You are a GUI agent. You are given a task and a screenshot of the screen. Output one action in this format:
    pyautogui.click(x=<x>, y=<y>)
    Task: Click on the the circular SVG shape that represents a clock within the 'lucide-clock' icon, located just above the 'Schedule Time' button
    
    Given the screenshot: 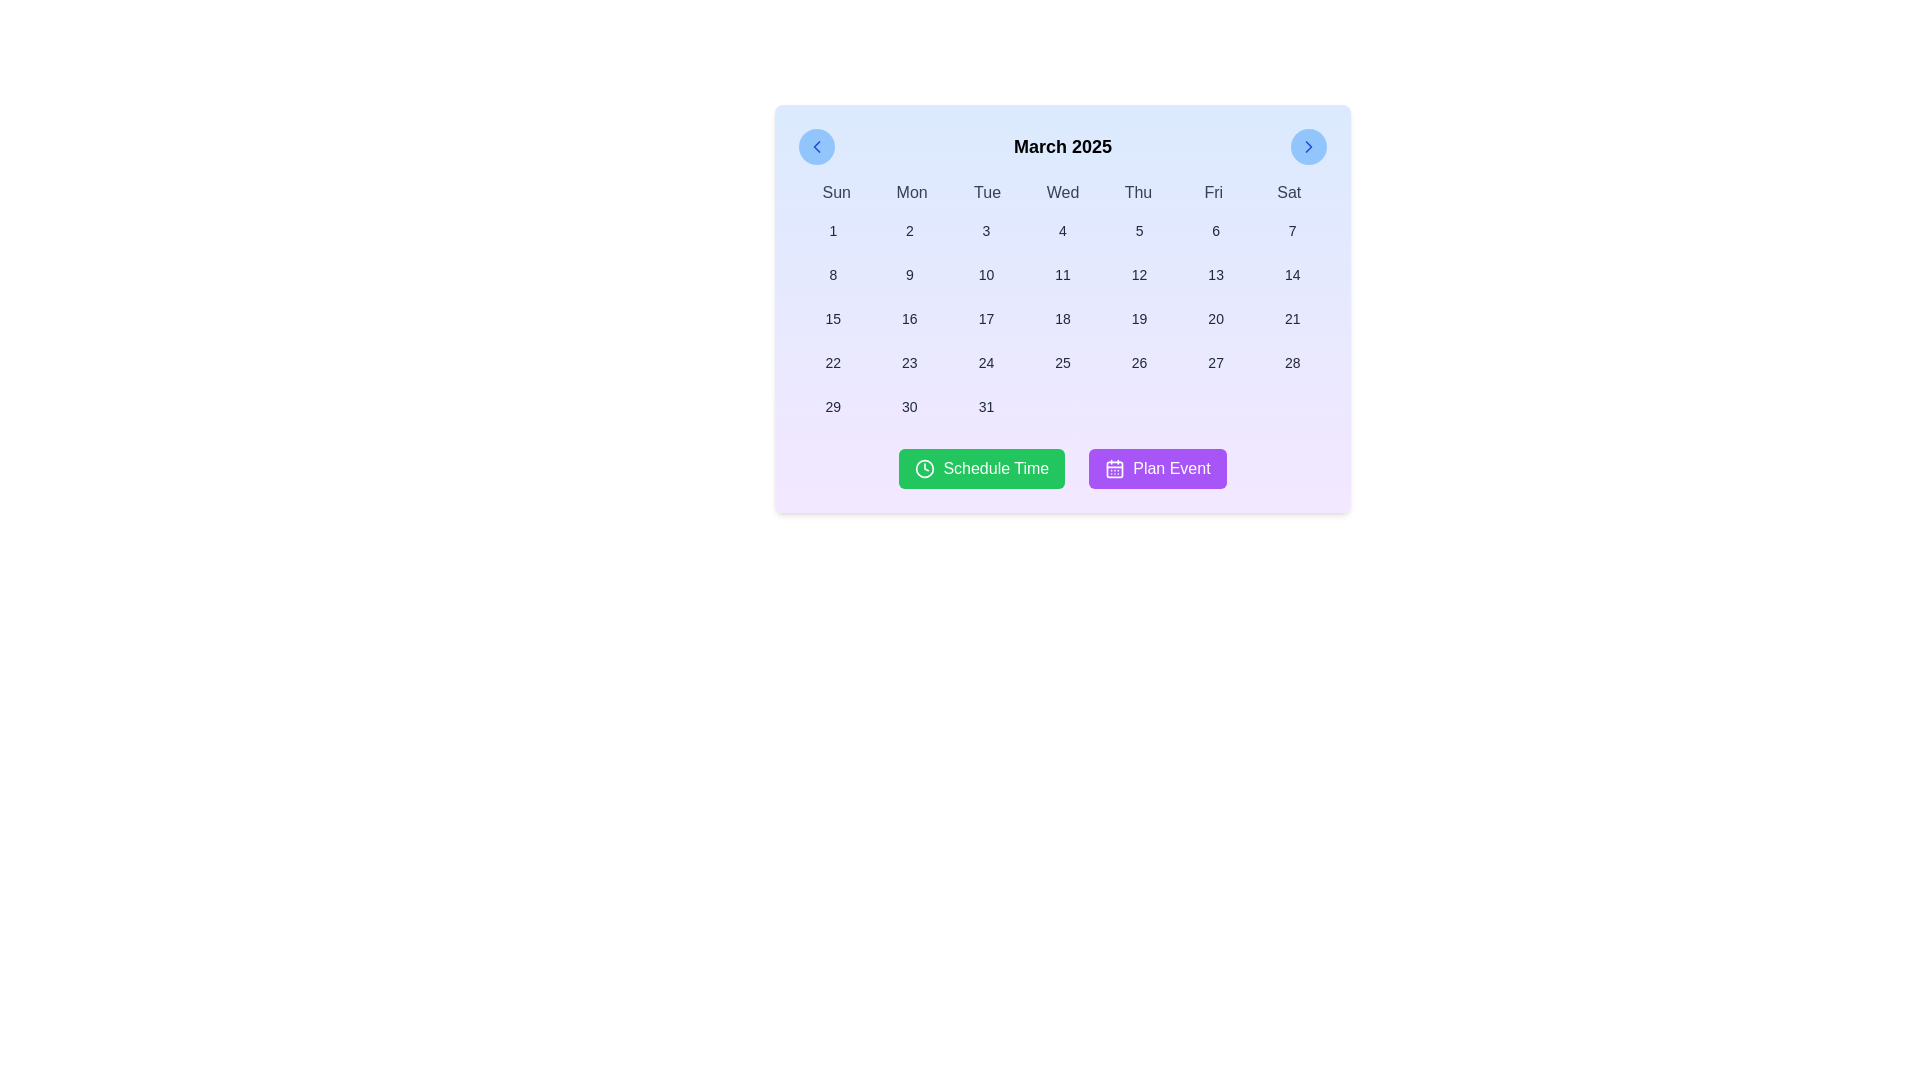 What is the action you would take?
    pyautogui.click(x=924, y=469)
    